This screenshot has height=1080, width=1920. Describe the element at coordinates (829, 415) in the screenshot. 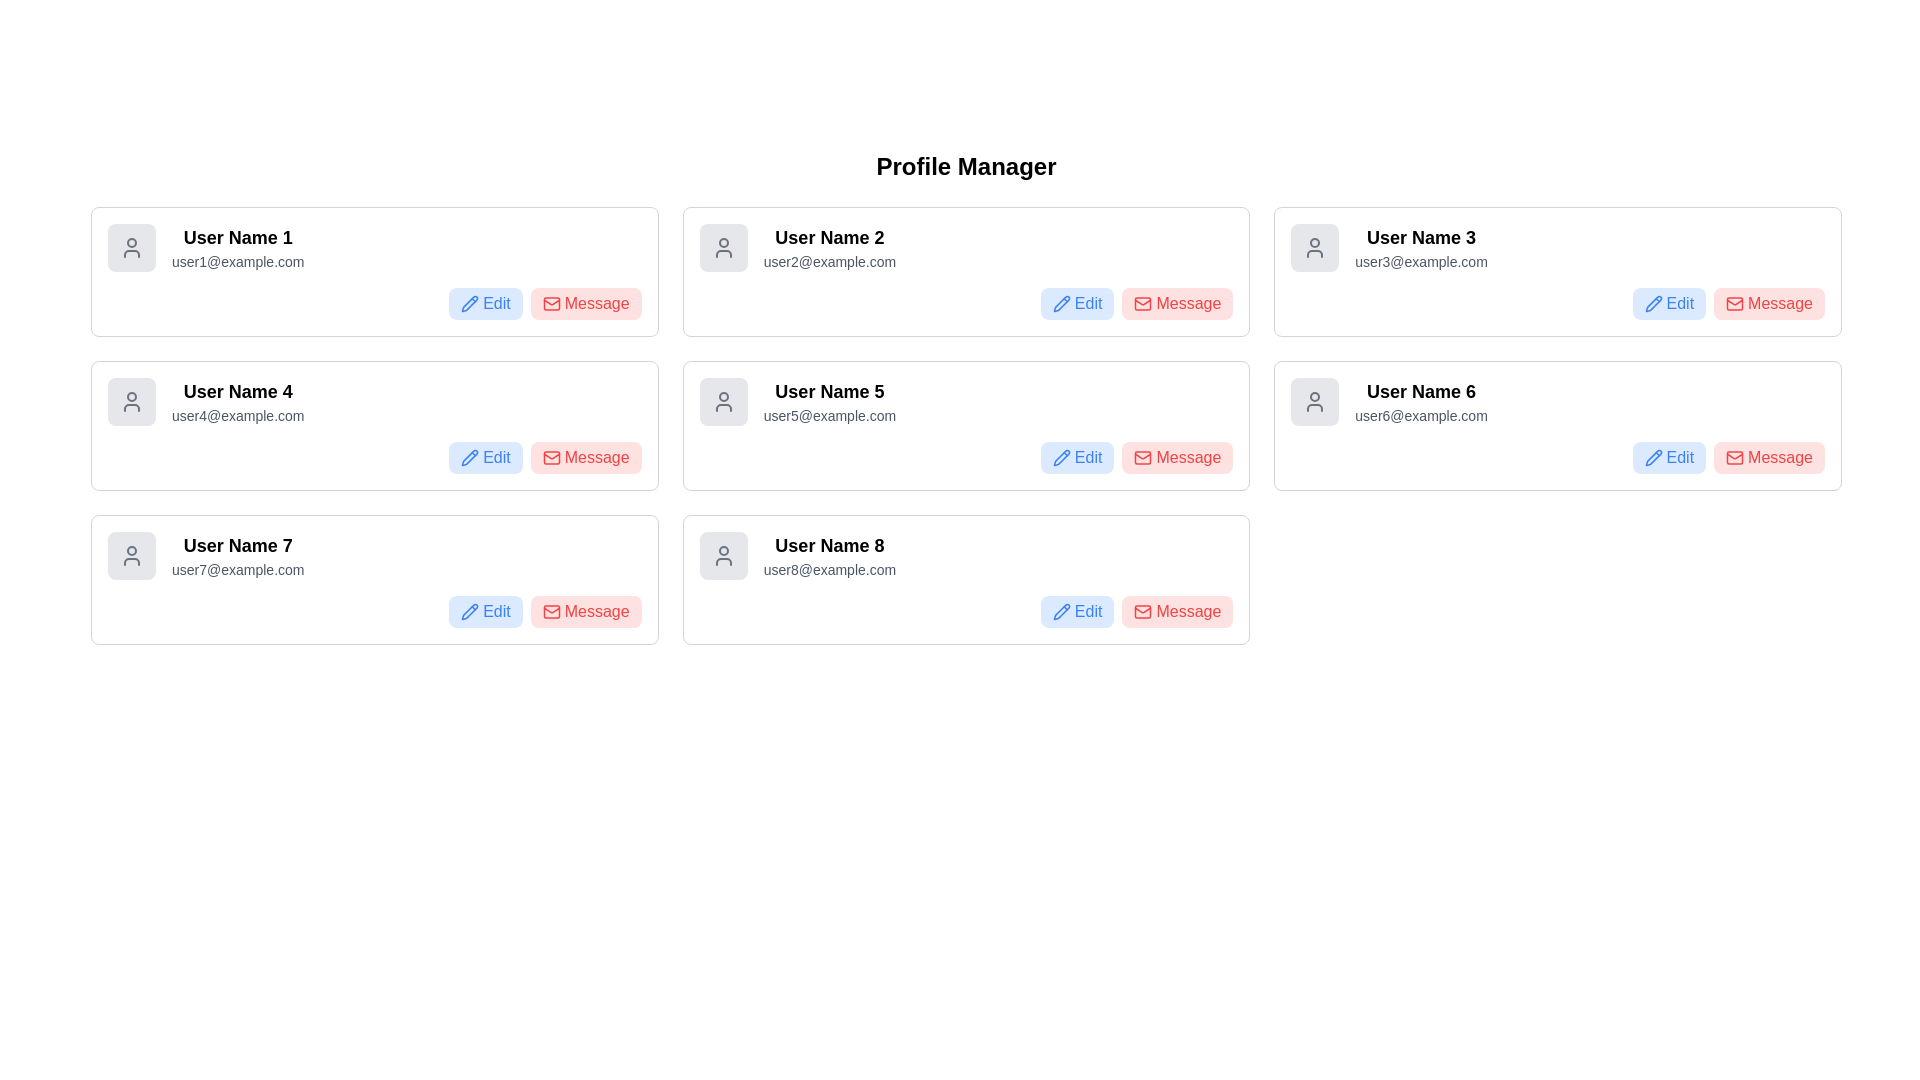

I see `the static text element displaying the user's email address, which is located below the user's name and above interactive buttons` at that location.